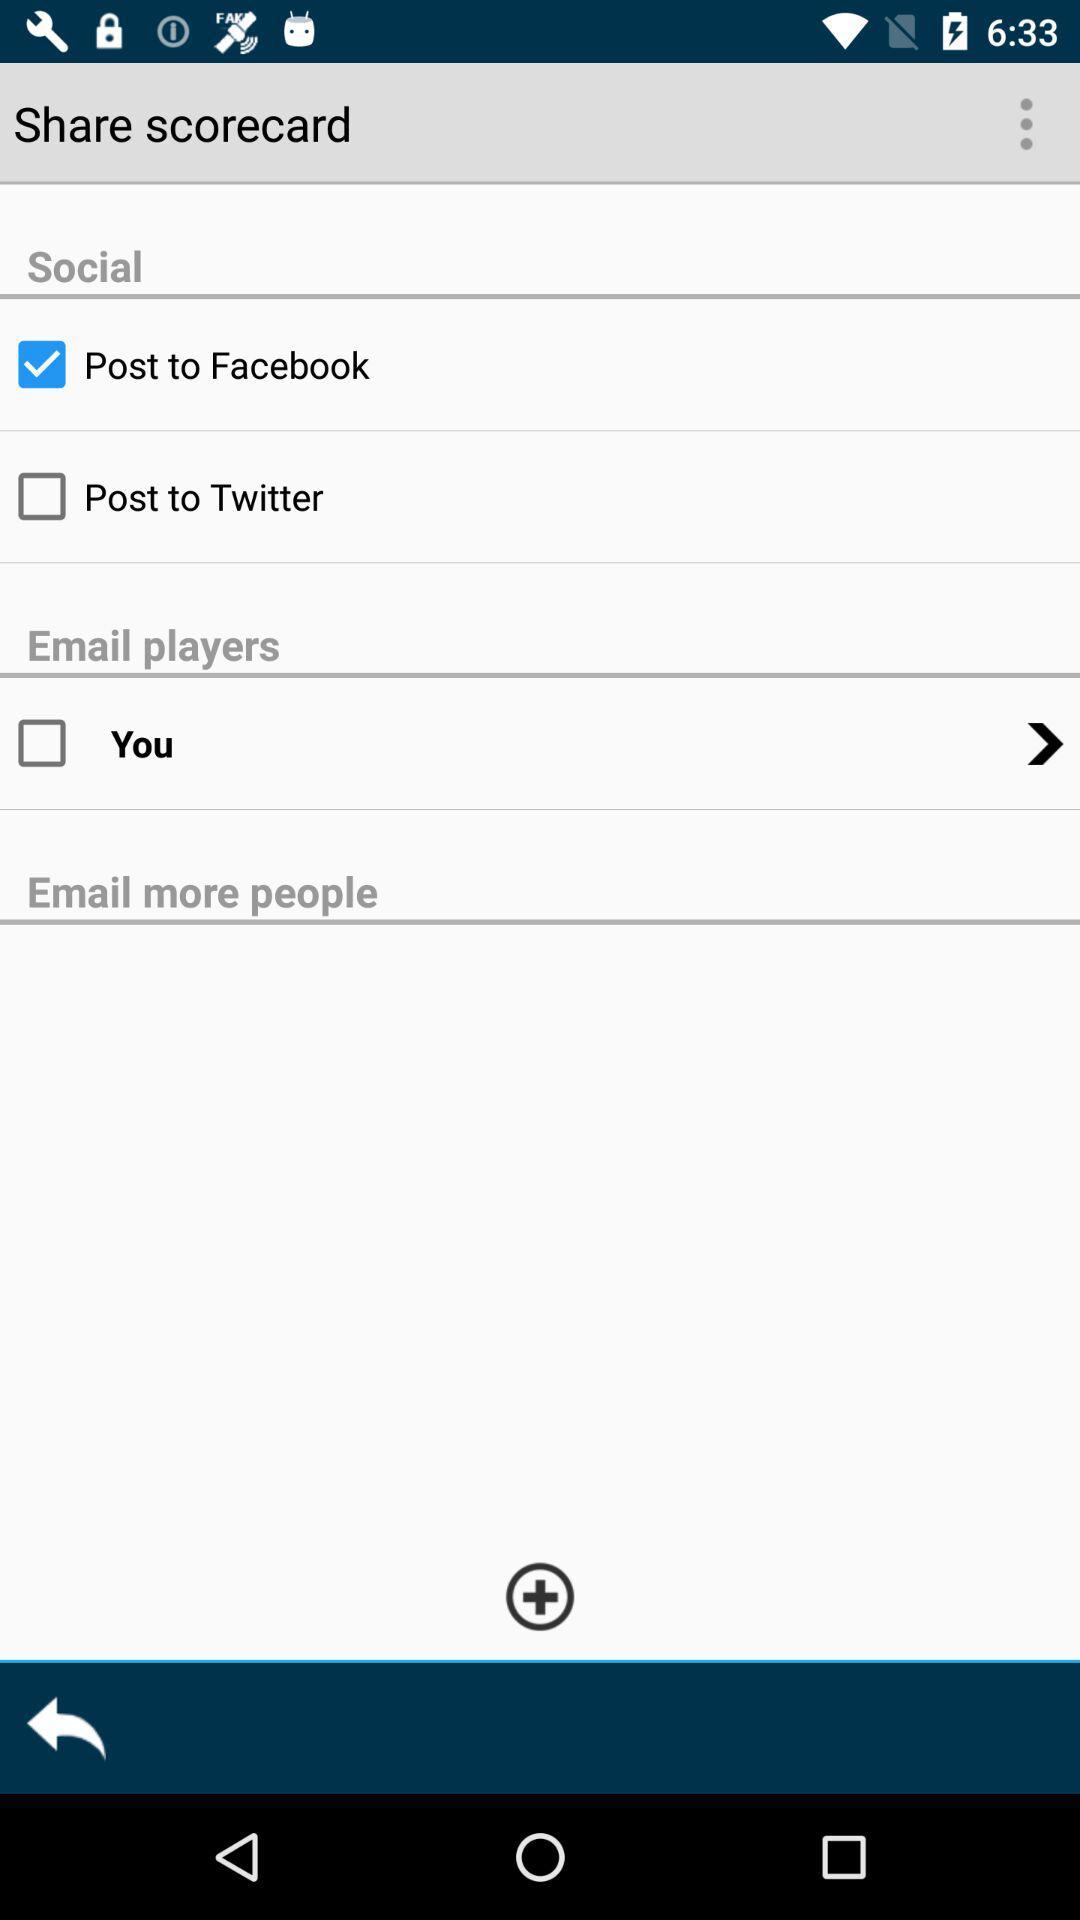  Describe the element at coordinates (1024, 121) in the screenshot. I see `the more icon` at that location.